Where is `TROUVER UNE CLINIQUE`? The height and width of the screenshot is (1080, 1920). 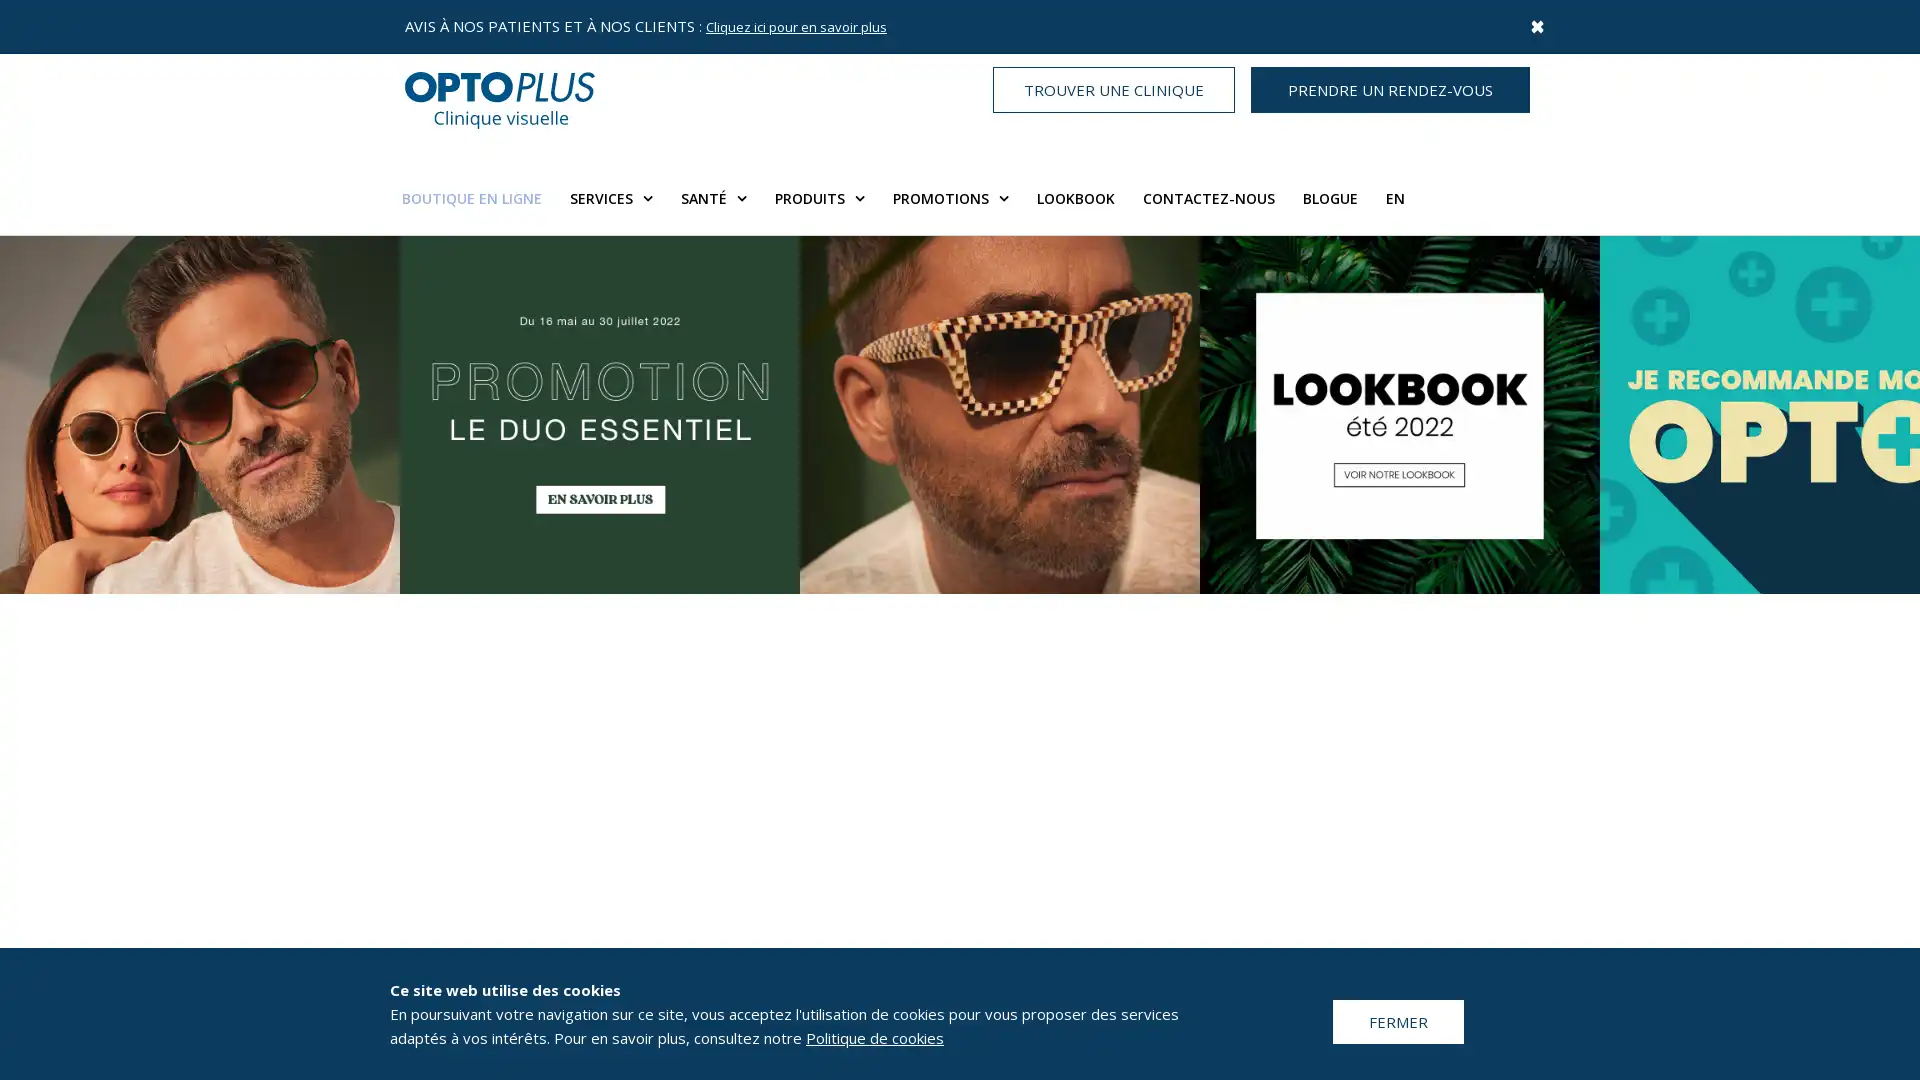
TROUVER UNE CLINIQUE is located at coordinates (1112, 88).